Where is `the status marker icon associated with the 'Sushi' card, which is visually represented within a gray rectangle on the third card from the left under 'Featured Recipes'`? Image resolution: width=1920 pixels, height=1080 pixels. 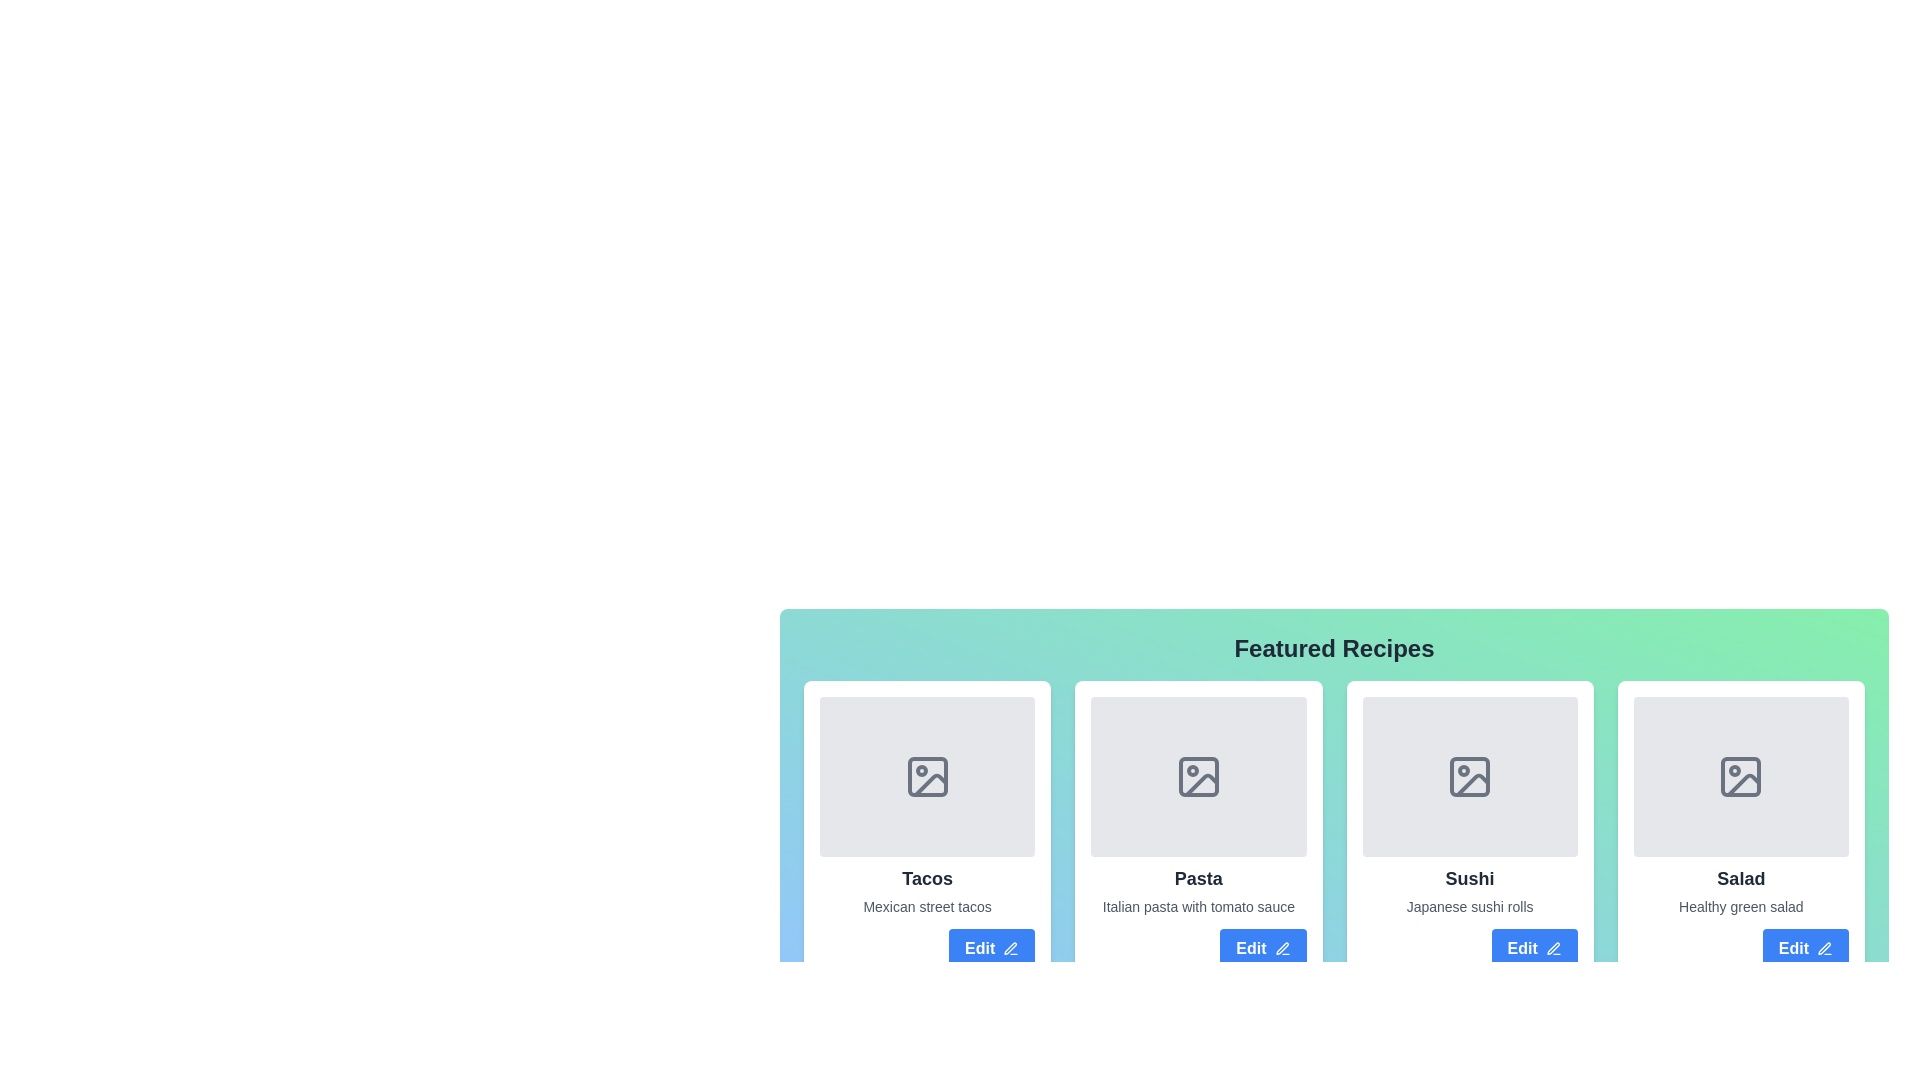 the status marker icon associated with the 'Sushi' card, which is visually represented within a gray rectangle on the third card from the left under 'Featured Recipes' is located at coordinates (1473, 784).